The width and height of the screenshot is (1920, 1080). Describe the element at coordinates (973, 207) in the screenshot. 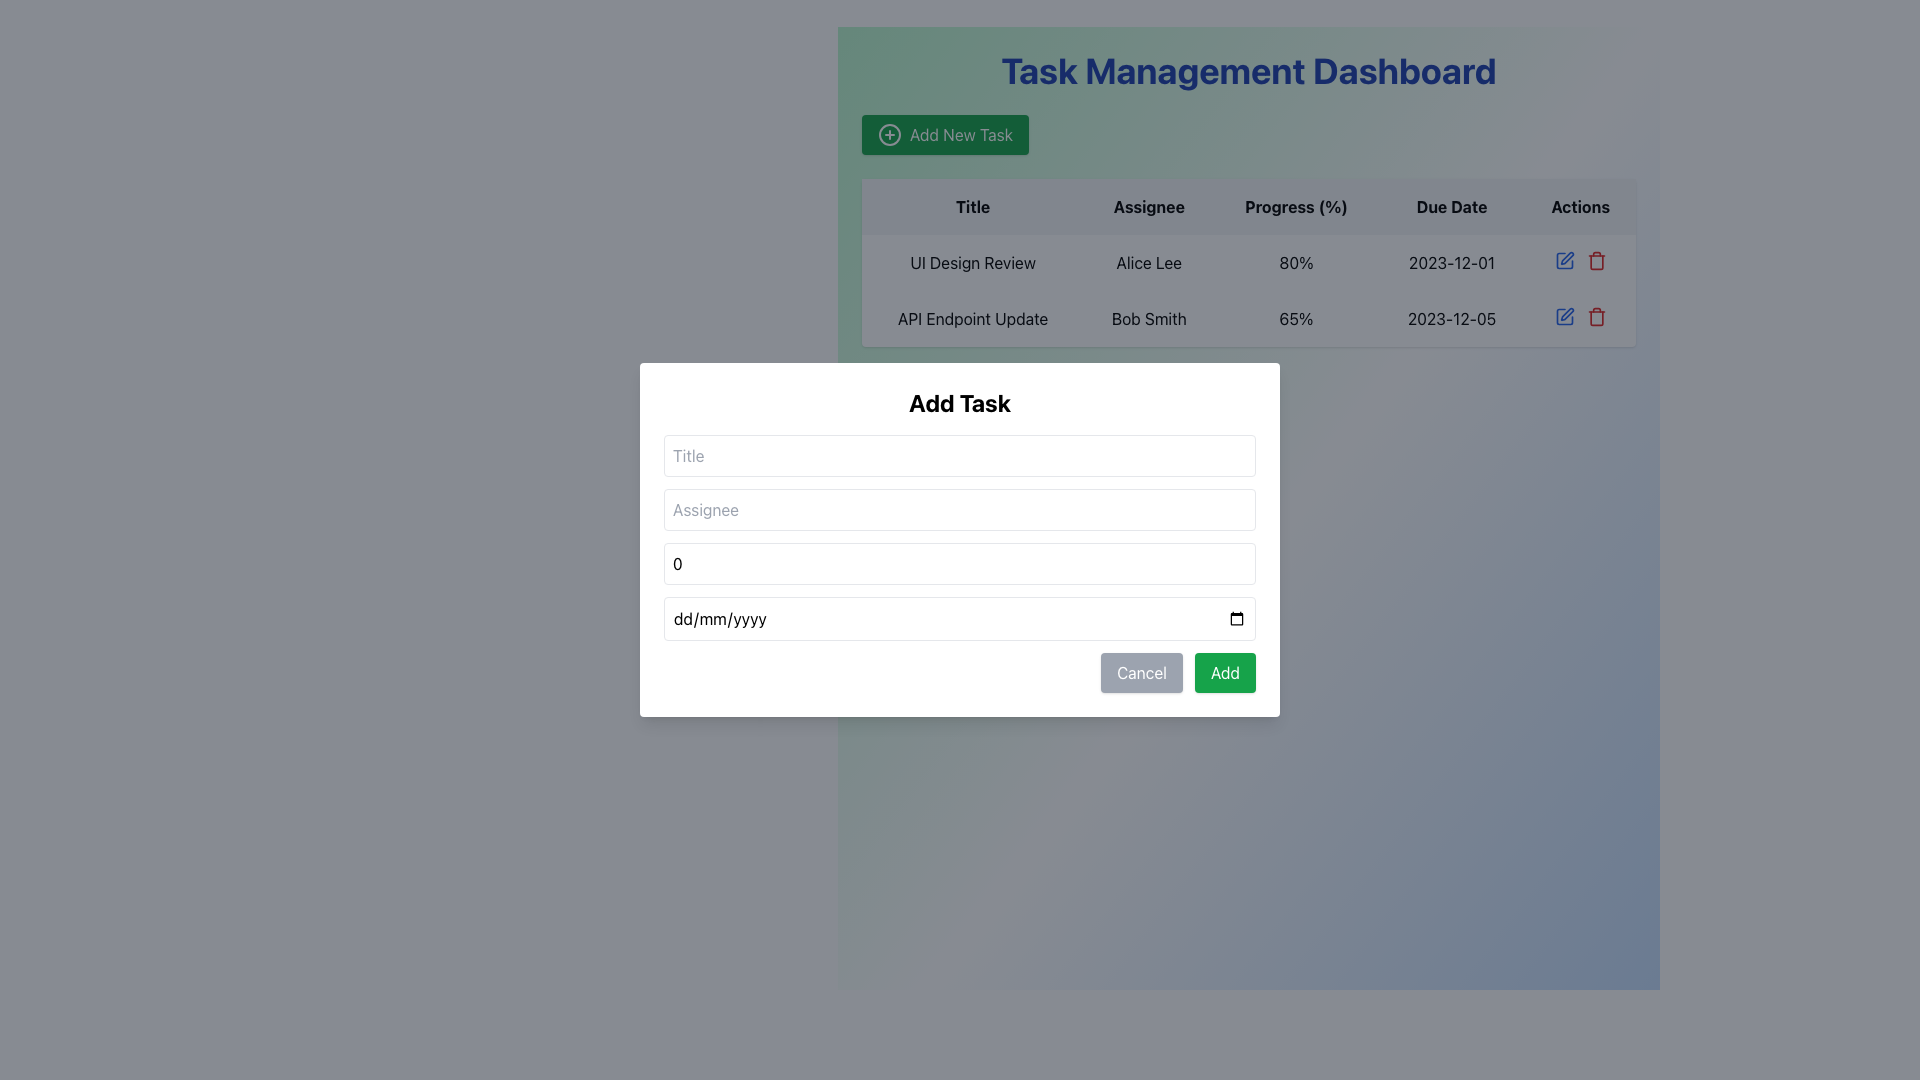

I see `text of the Table Header Label for the first column, which indicates the 'Title' of tasks or items` at that location.